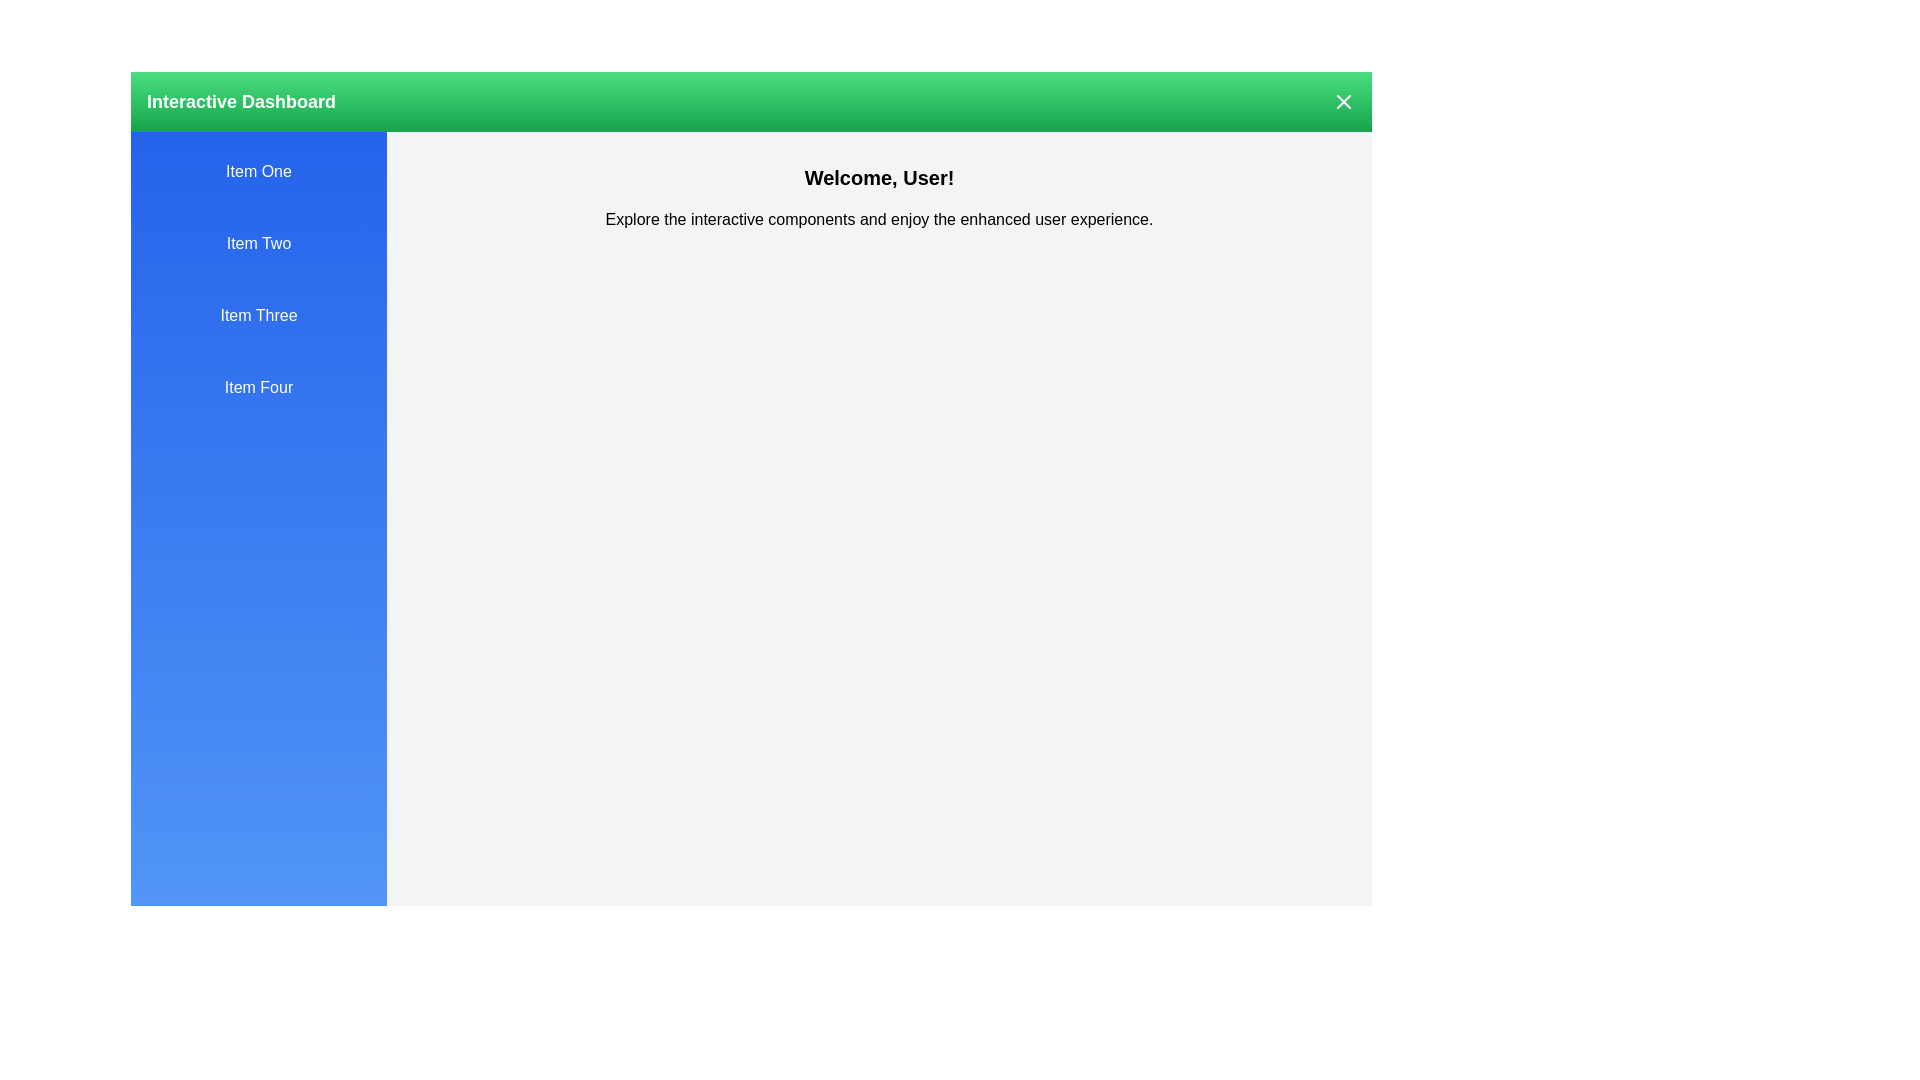 This screenshot has height=1080, width=1920. I want to click on the drawer item Item Two to observe the hover effect, so click(258, 242).